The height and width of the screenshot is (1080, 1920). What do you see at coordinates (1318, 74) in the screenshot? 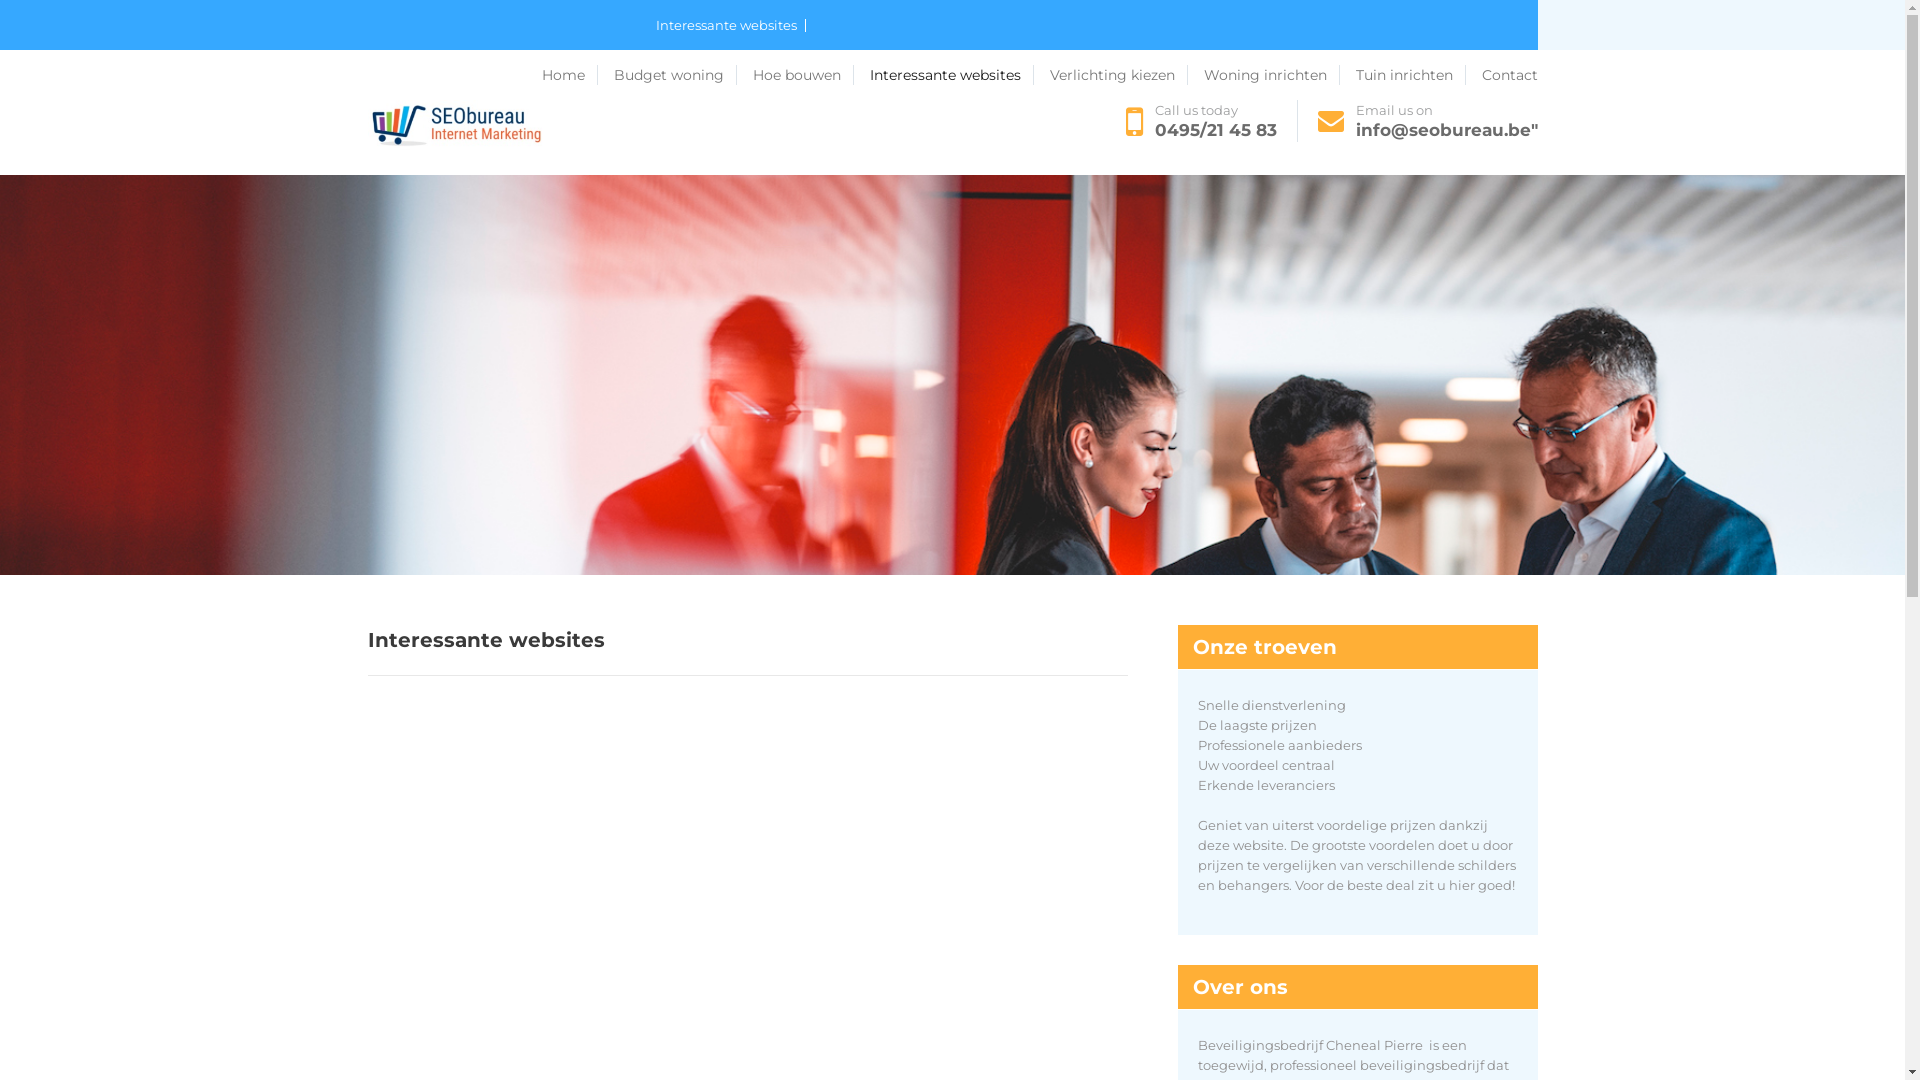
I see `'Woning inrichten'` at bounding box center [1318, 74].